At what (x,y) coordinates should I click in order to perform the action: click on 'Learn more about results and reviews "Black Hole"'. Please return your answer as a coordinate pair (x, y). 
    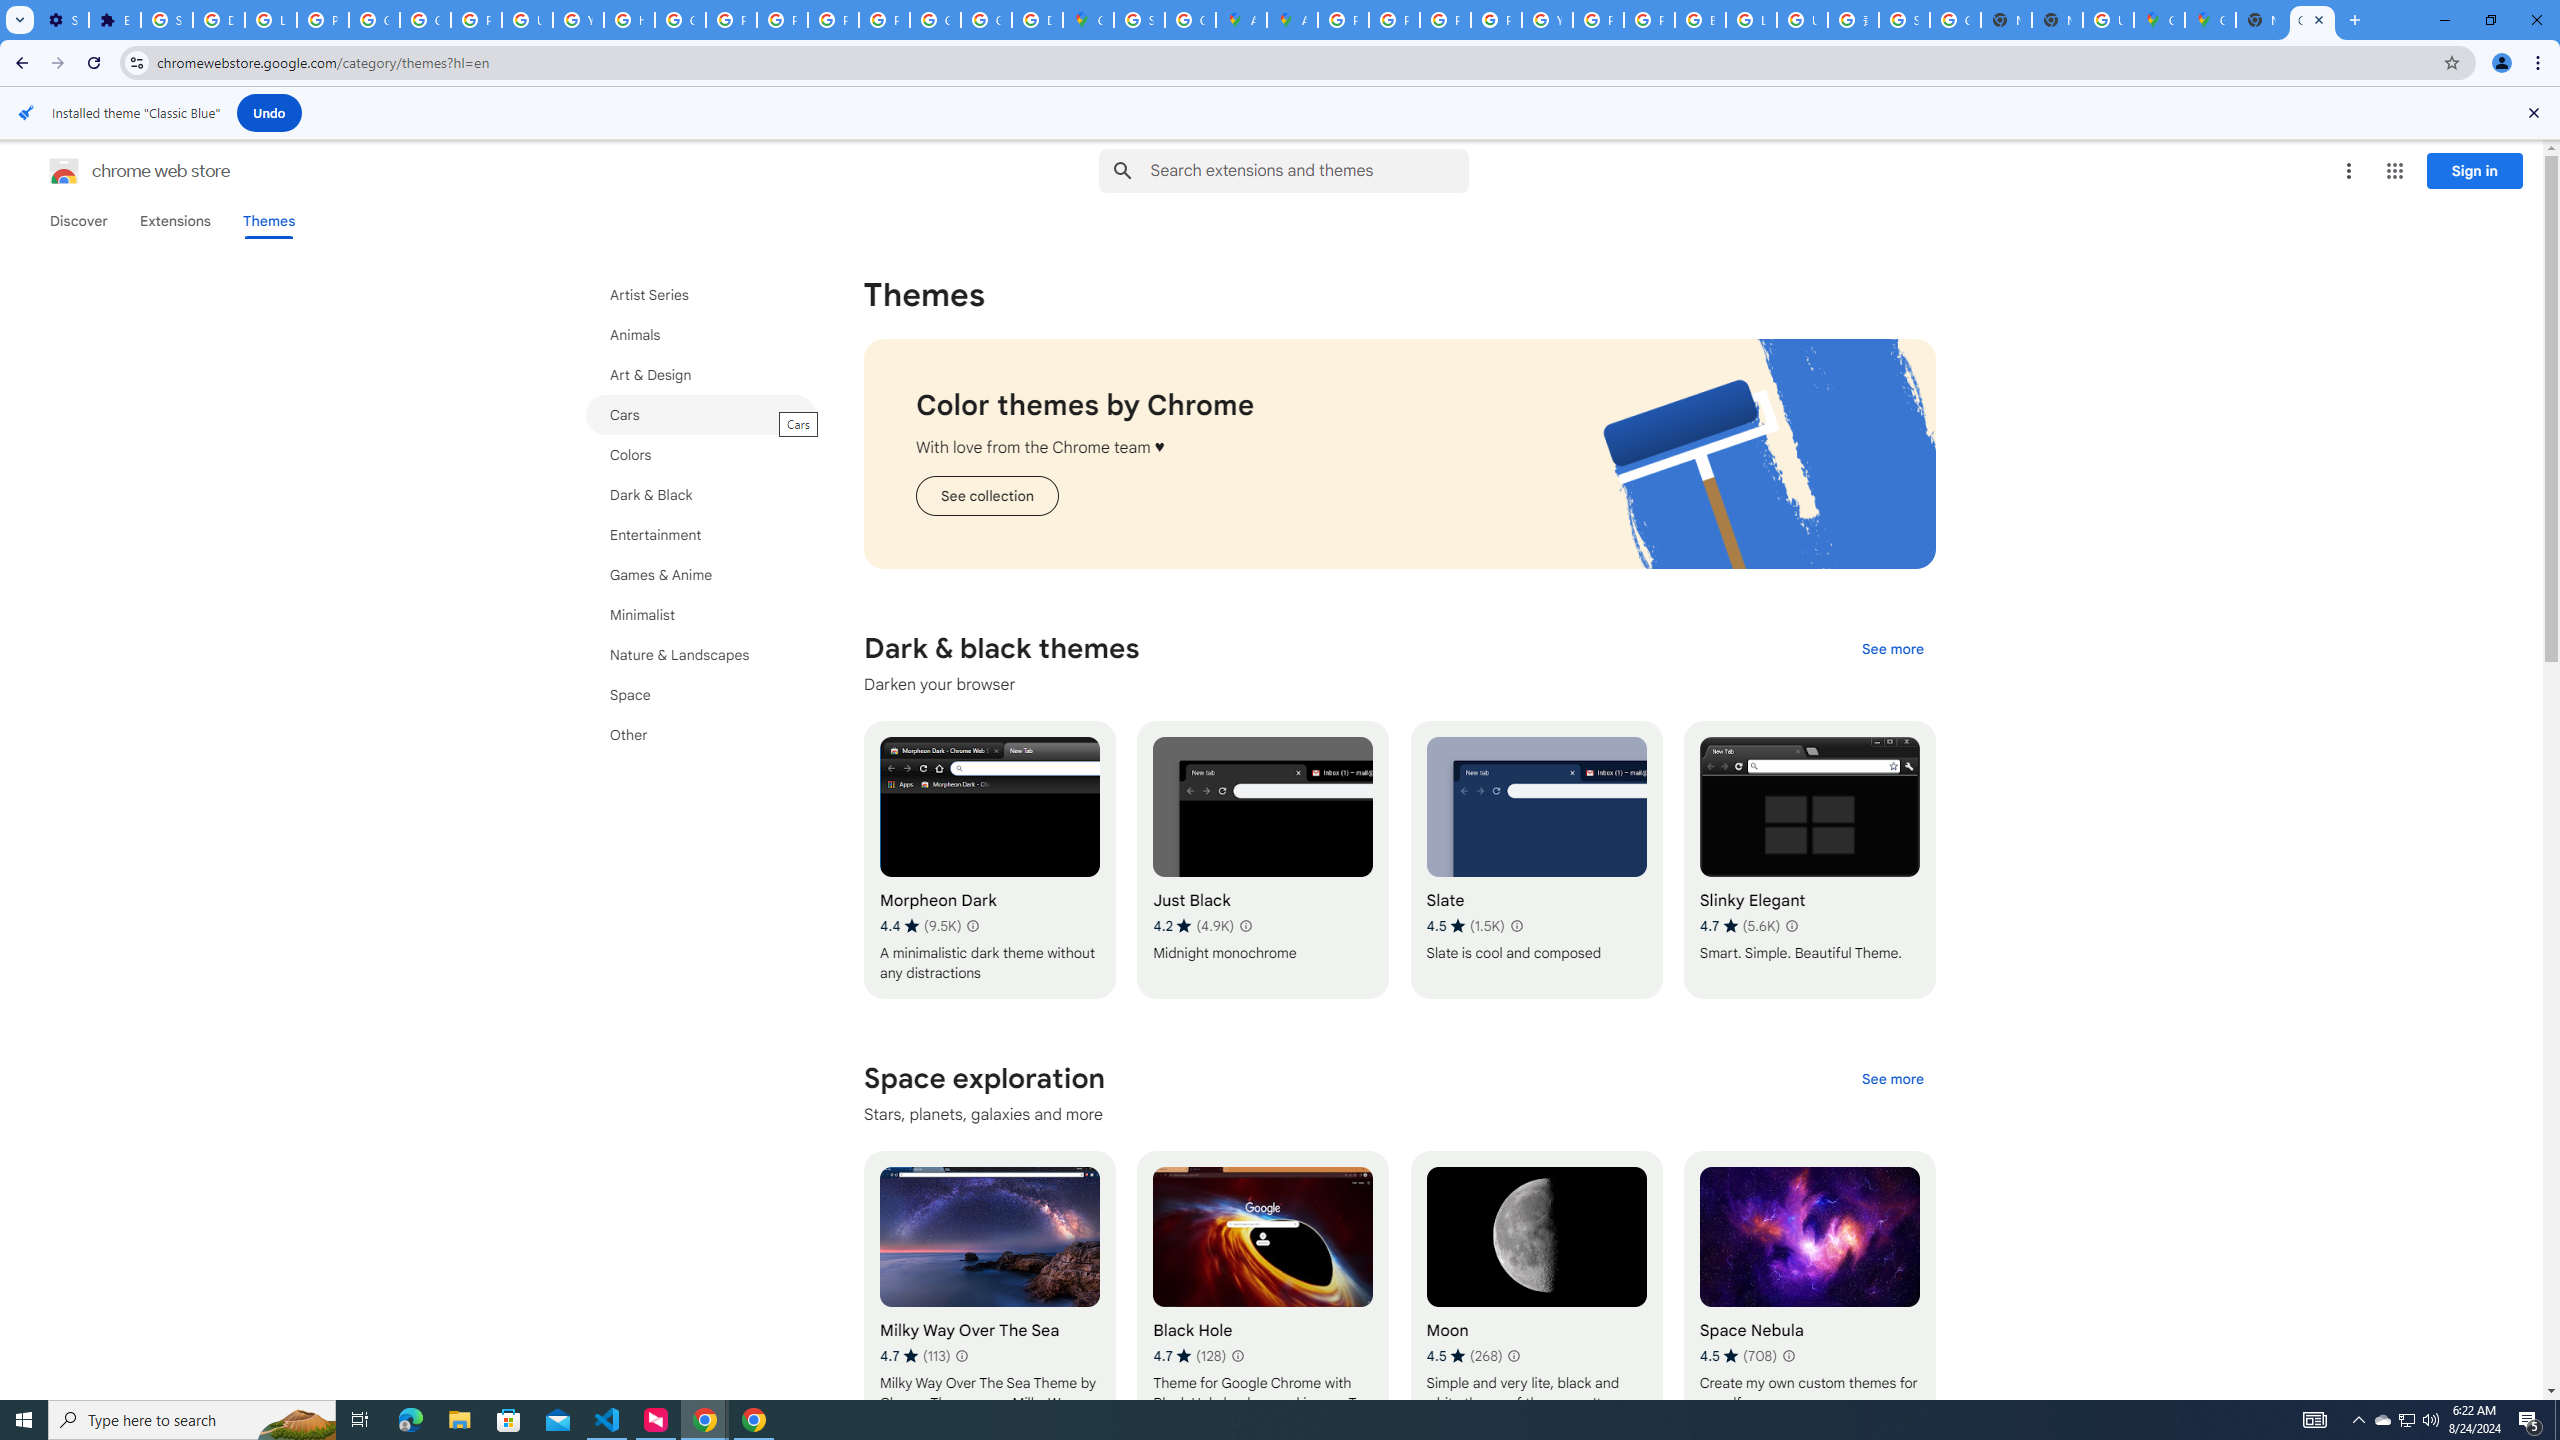
    Looking at the image, I should click on (1236, 1355).